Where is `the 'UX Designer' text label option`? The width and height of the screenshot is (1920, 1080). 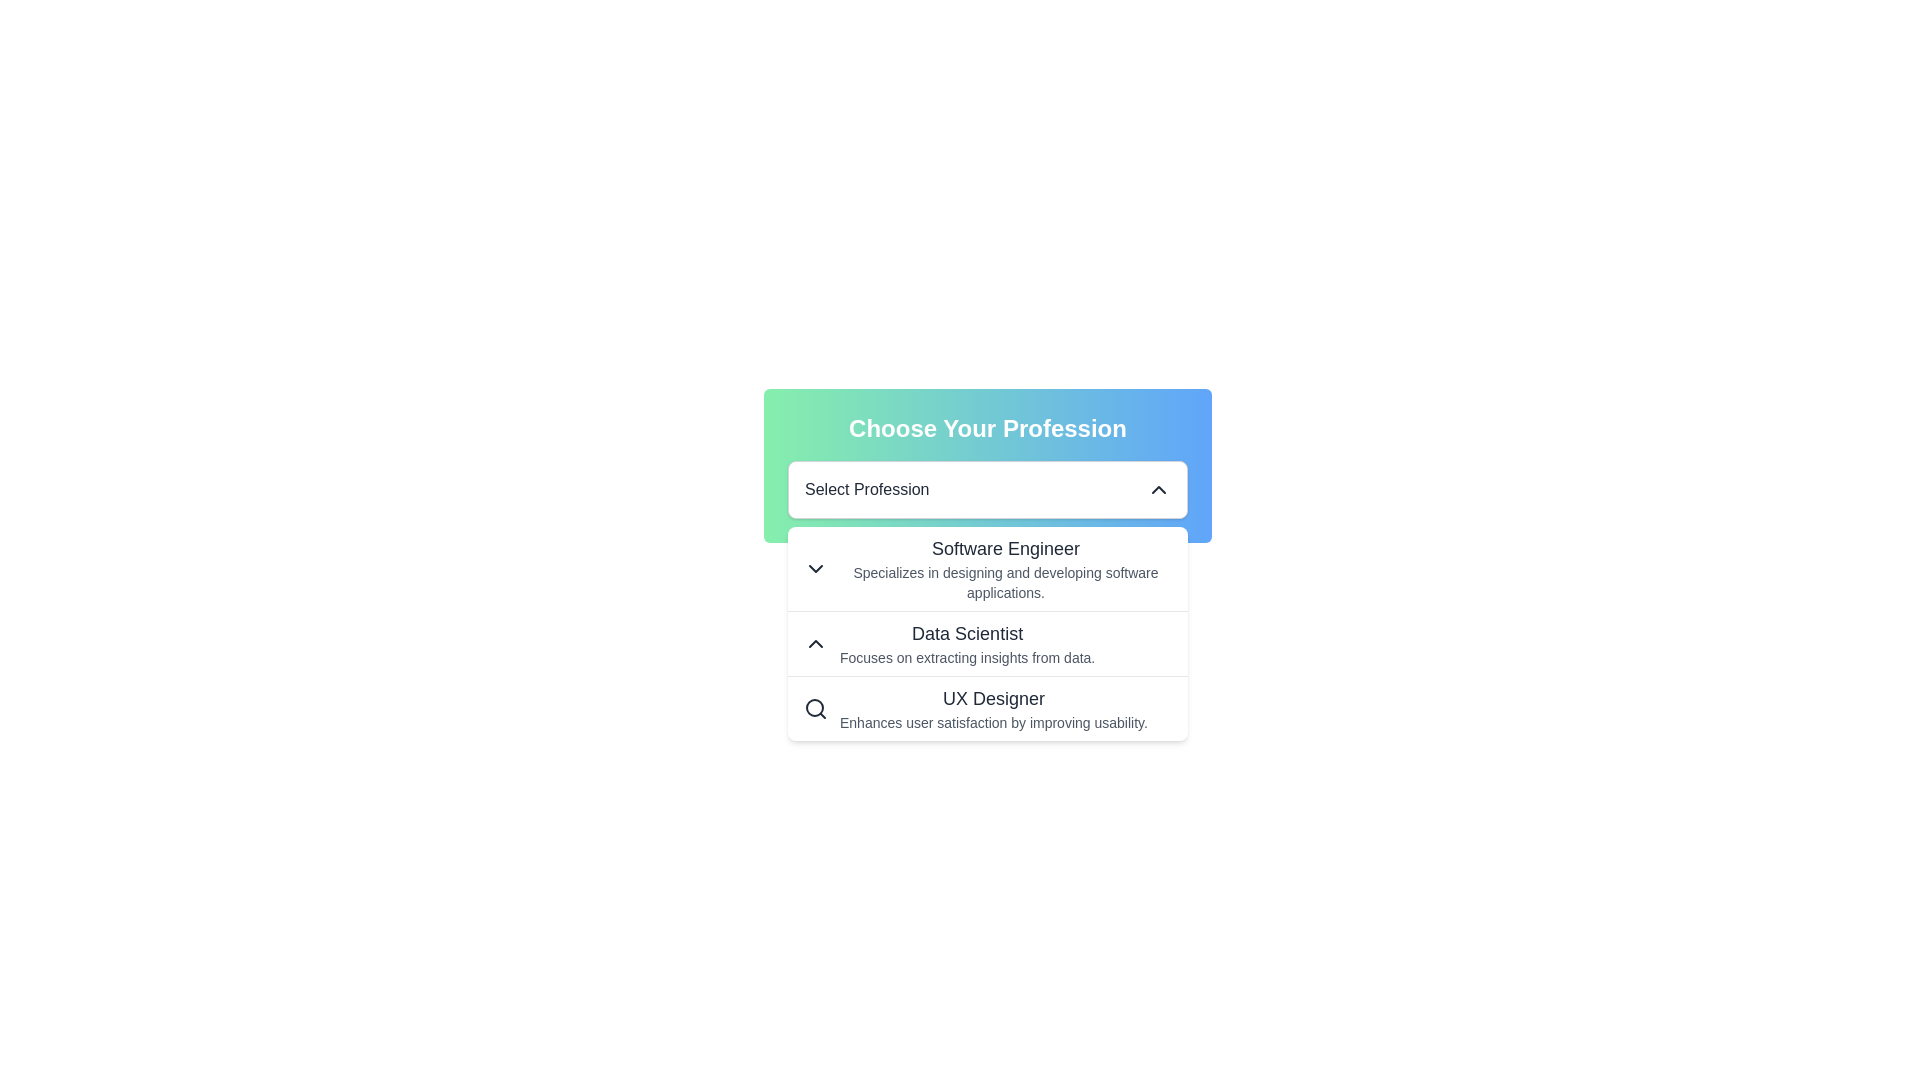
the 'UX Designer' text label option is located at coordinates (993, 697).